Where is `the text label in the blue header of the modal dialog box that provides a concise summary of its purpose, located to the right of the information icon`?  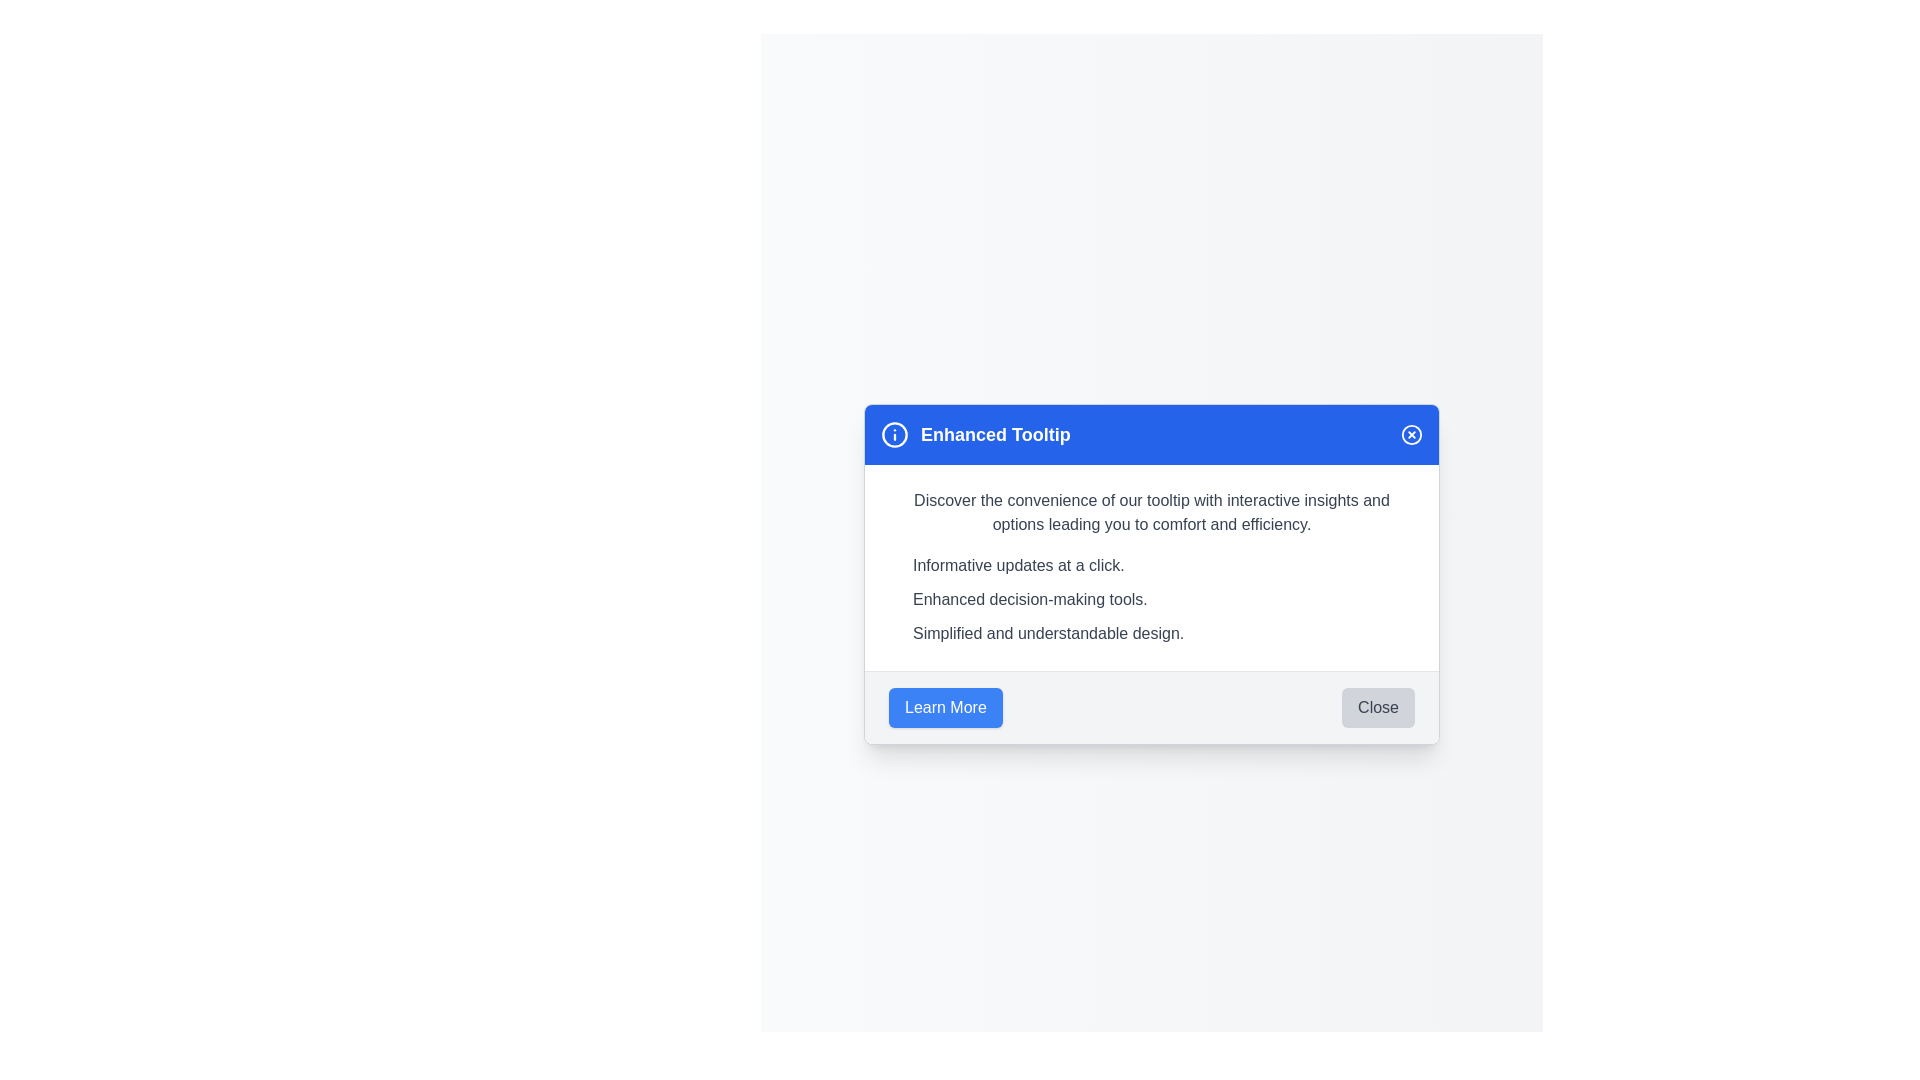
the text label in the blue header of the modal dialog box that provides a concise summary of its purpose, located to the right of the information icon is located at coordinates (995, 433).